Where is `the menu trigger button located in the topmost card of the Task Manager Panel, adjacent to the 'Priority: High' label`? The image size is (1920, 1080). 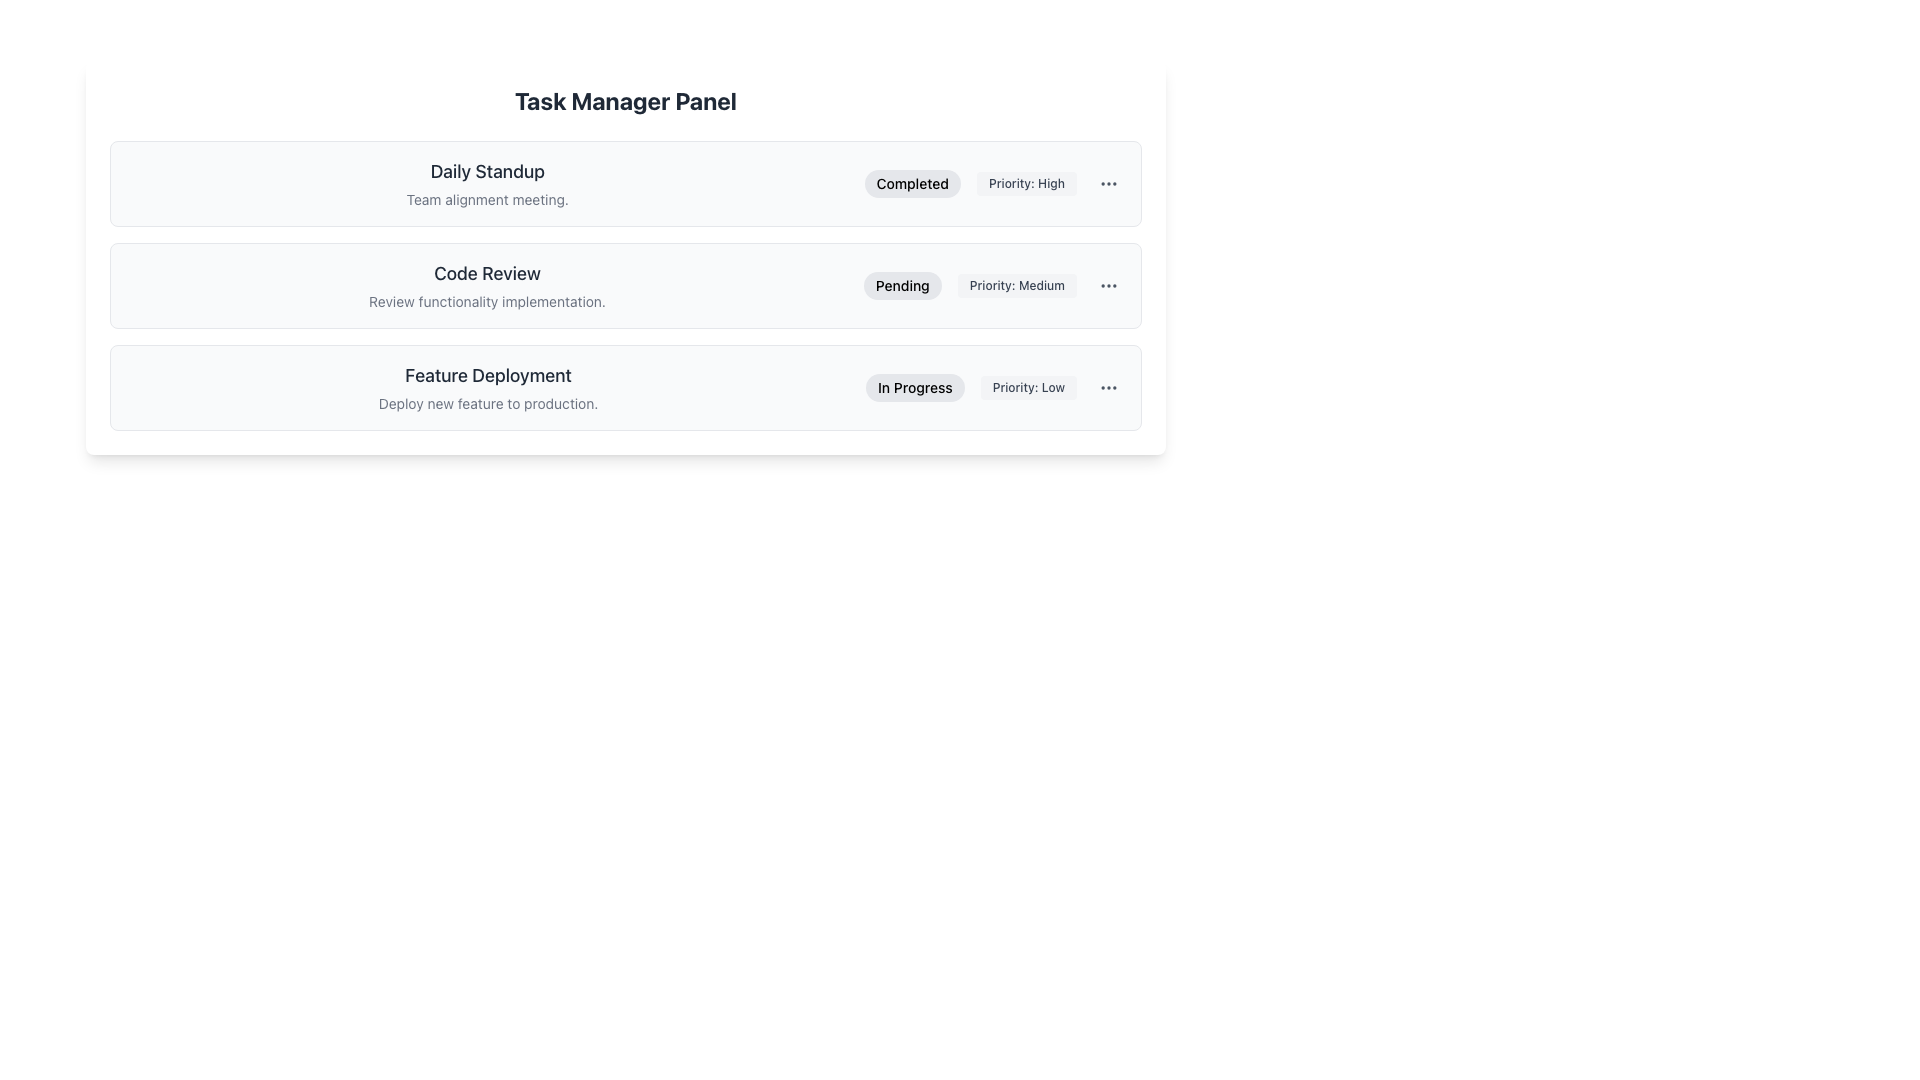
the menu trigger button located in the topmost card of the Task Manager Panel, adjacent to the 'Priority: High' label is located at coordinates (1107, 184).